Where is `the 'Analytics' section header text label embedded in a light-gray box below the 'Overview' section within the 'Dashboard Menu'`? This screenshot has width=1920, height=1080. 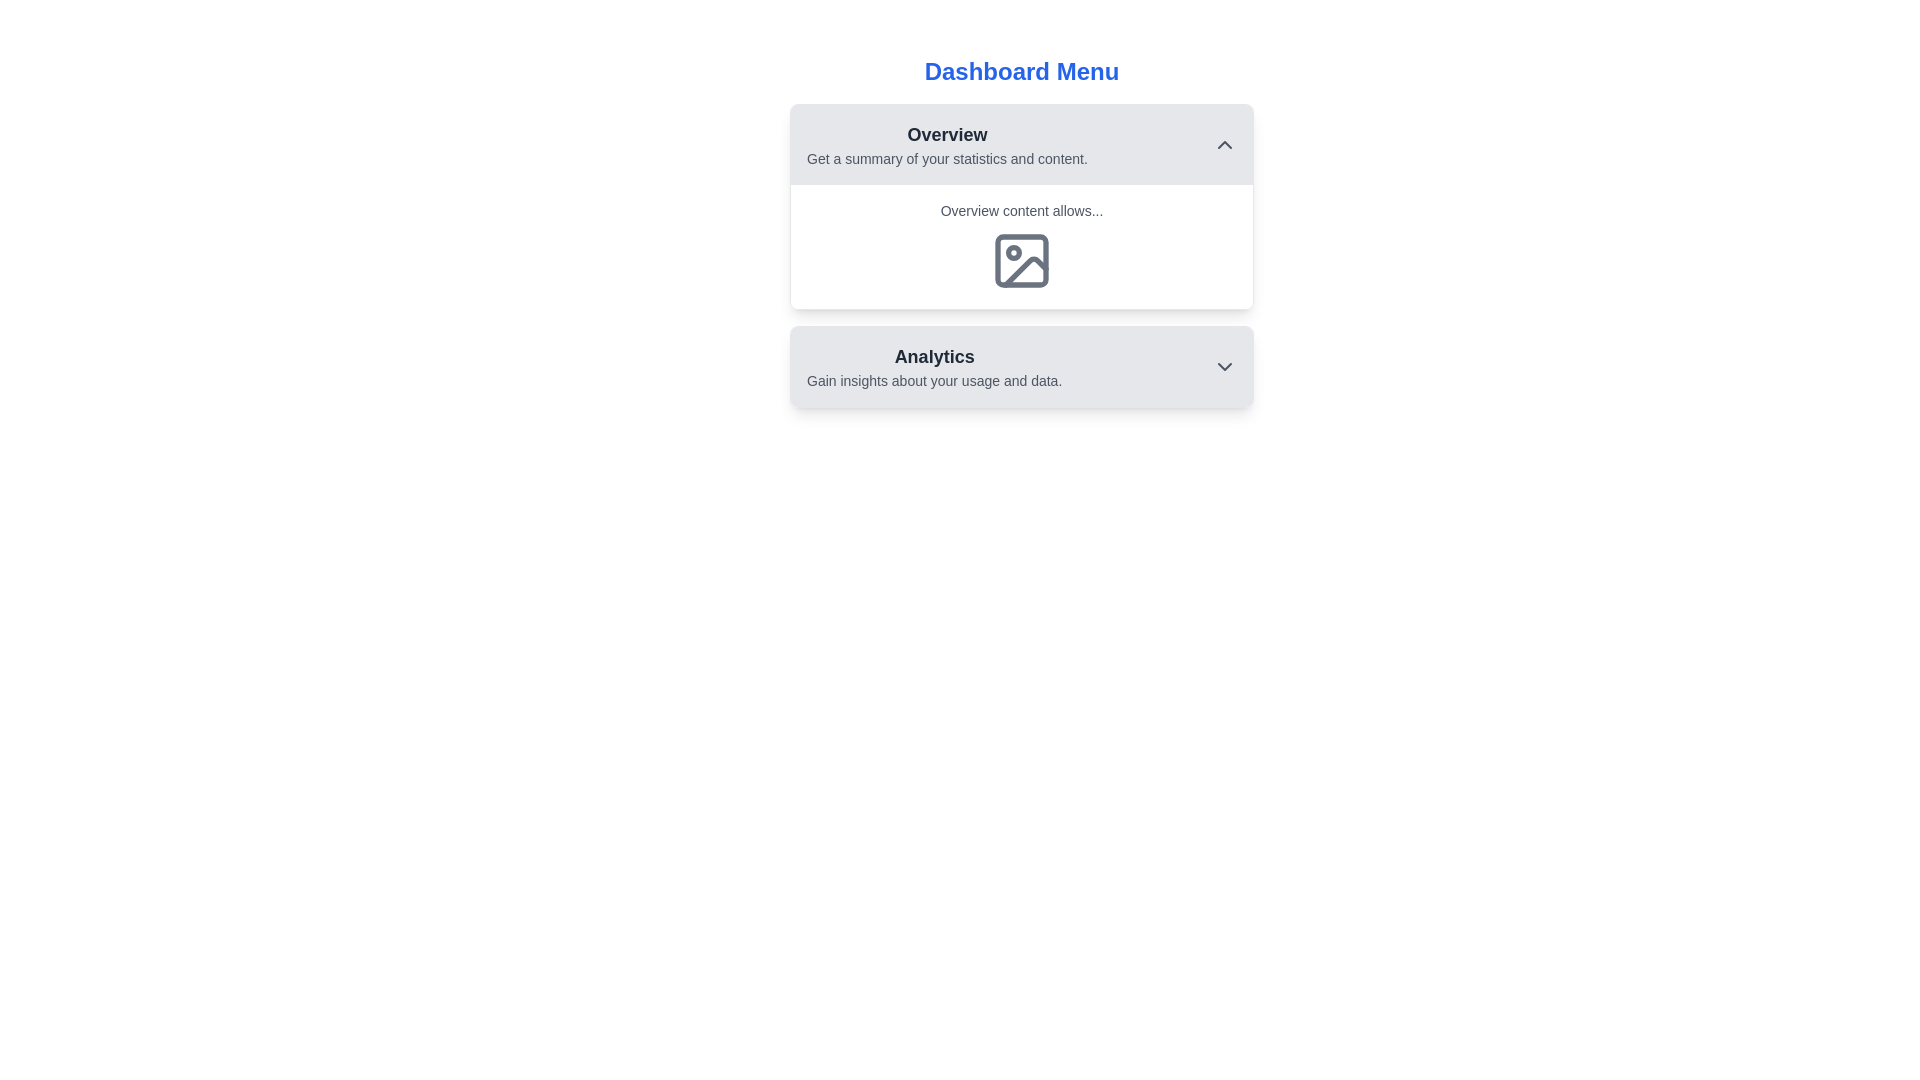
the 'Analytics' section header text label embedded in a light-gray box below the 'Overview' section within the 'Dashboard Menu' is located at coordinates (933, 356).